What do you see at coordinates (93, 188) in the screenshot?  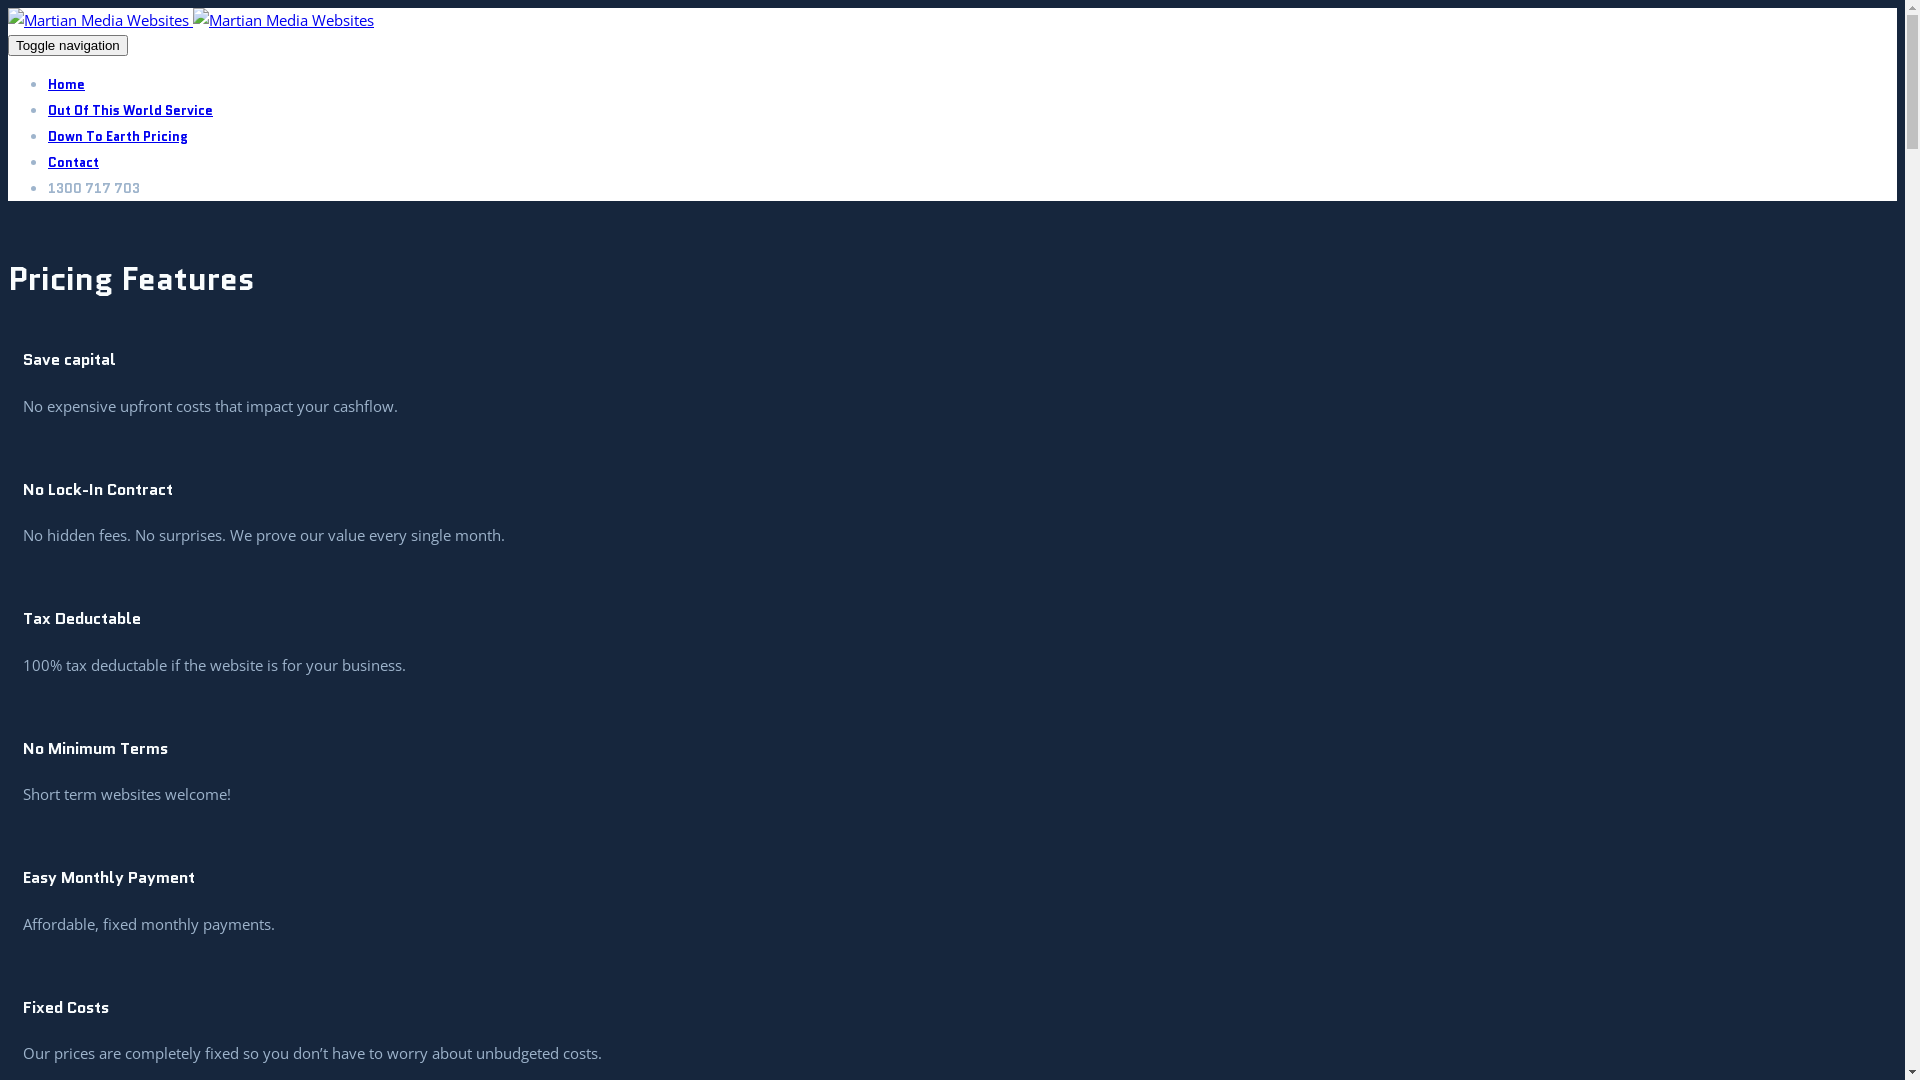 I see `'1300 717 703'` at bounding box center [93, 188].